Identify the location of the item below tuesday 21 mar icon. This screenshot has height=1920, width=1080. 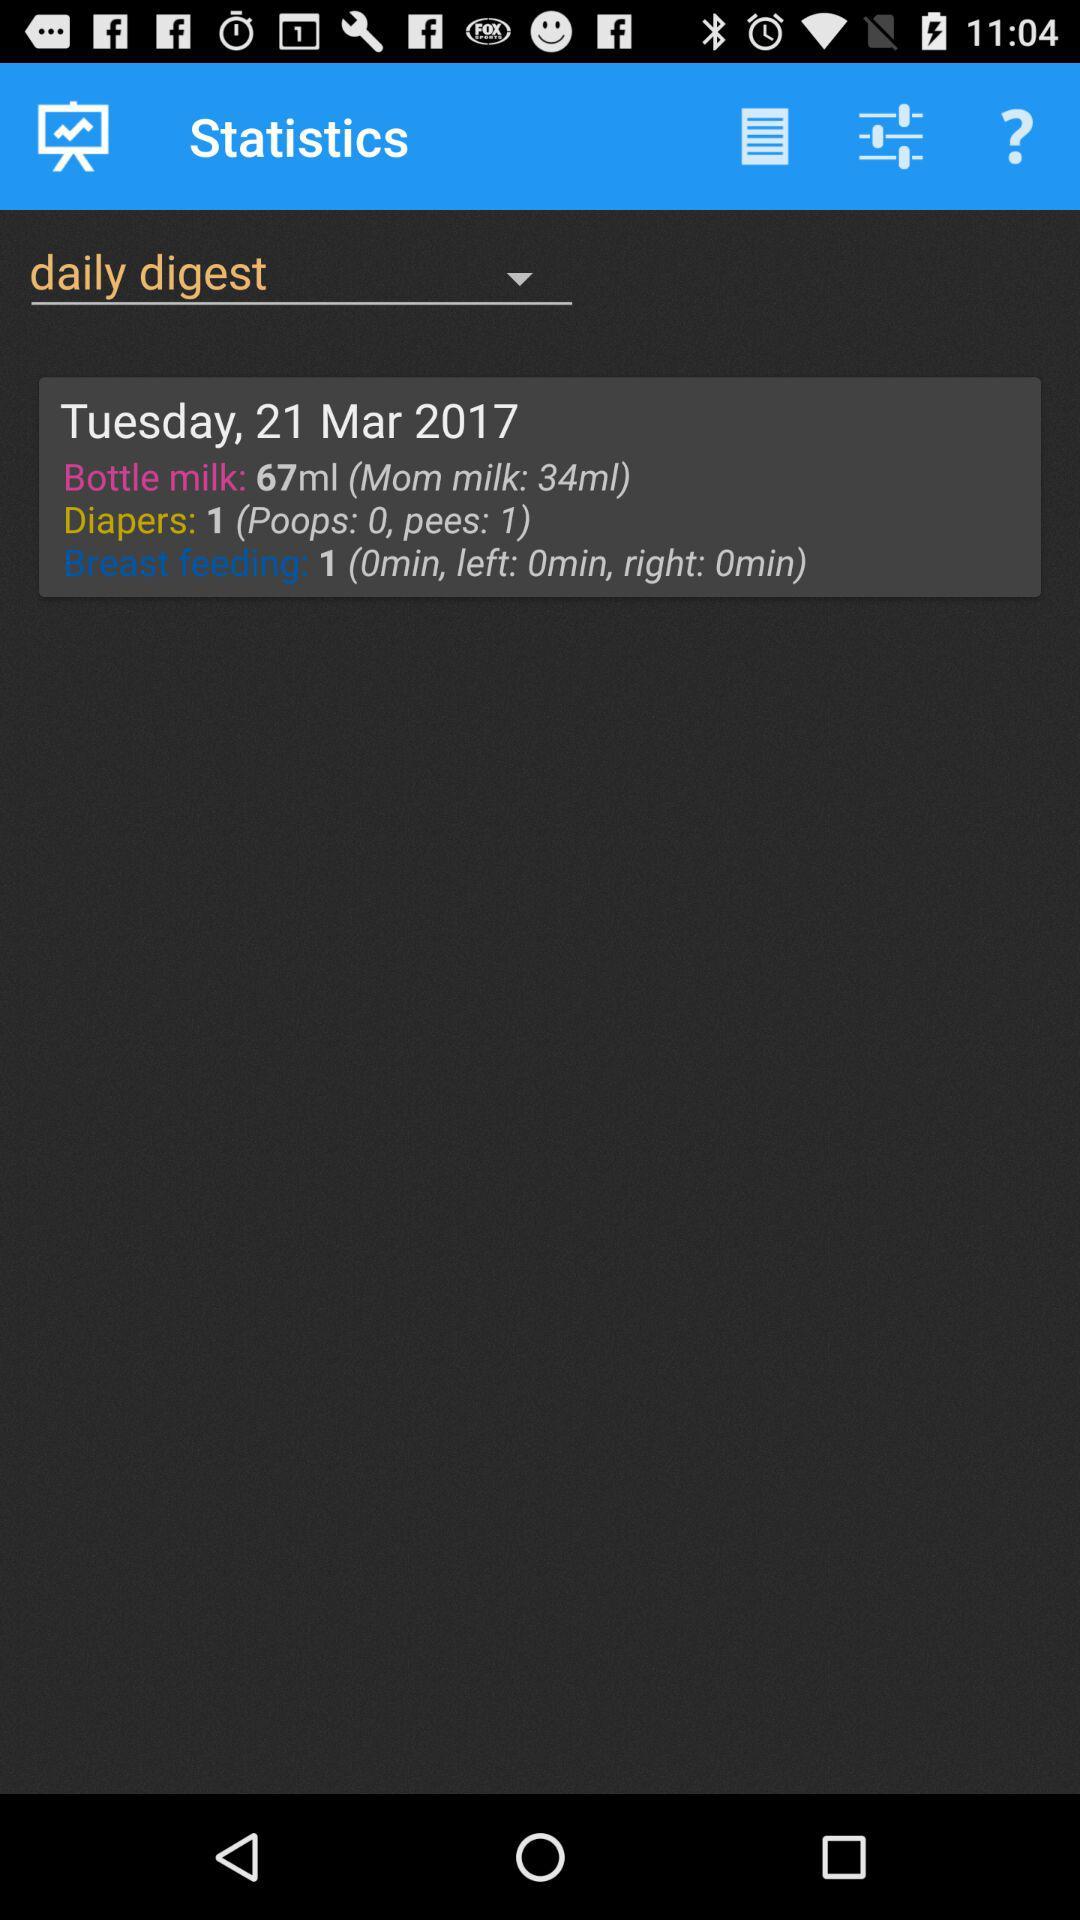
(545, 518).